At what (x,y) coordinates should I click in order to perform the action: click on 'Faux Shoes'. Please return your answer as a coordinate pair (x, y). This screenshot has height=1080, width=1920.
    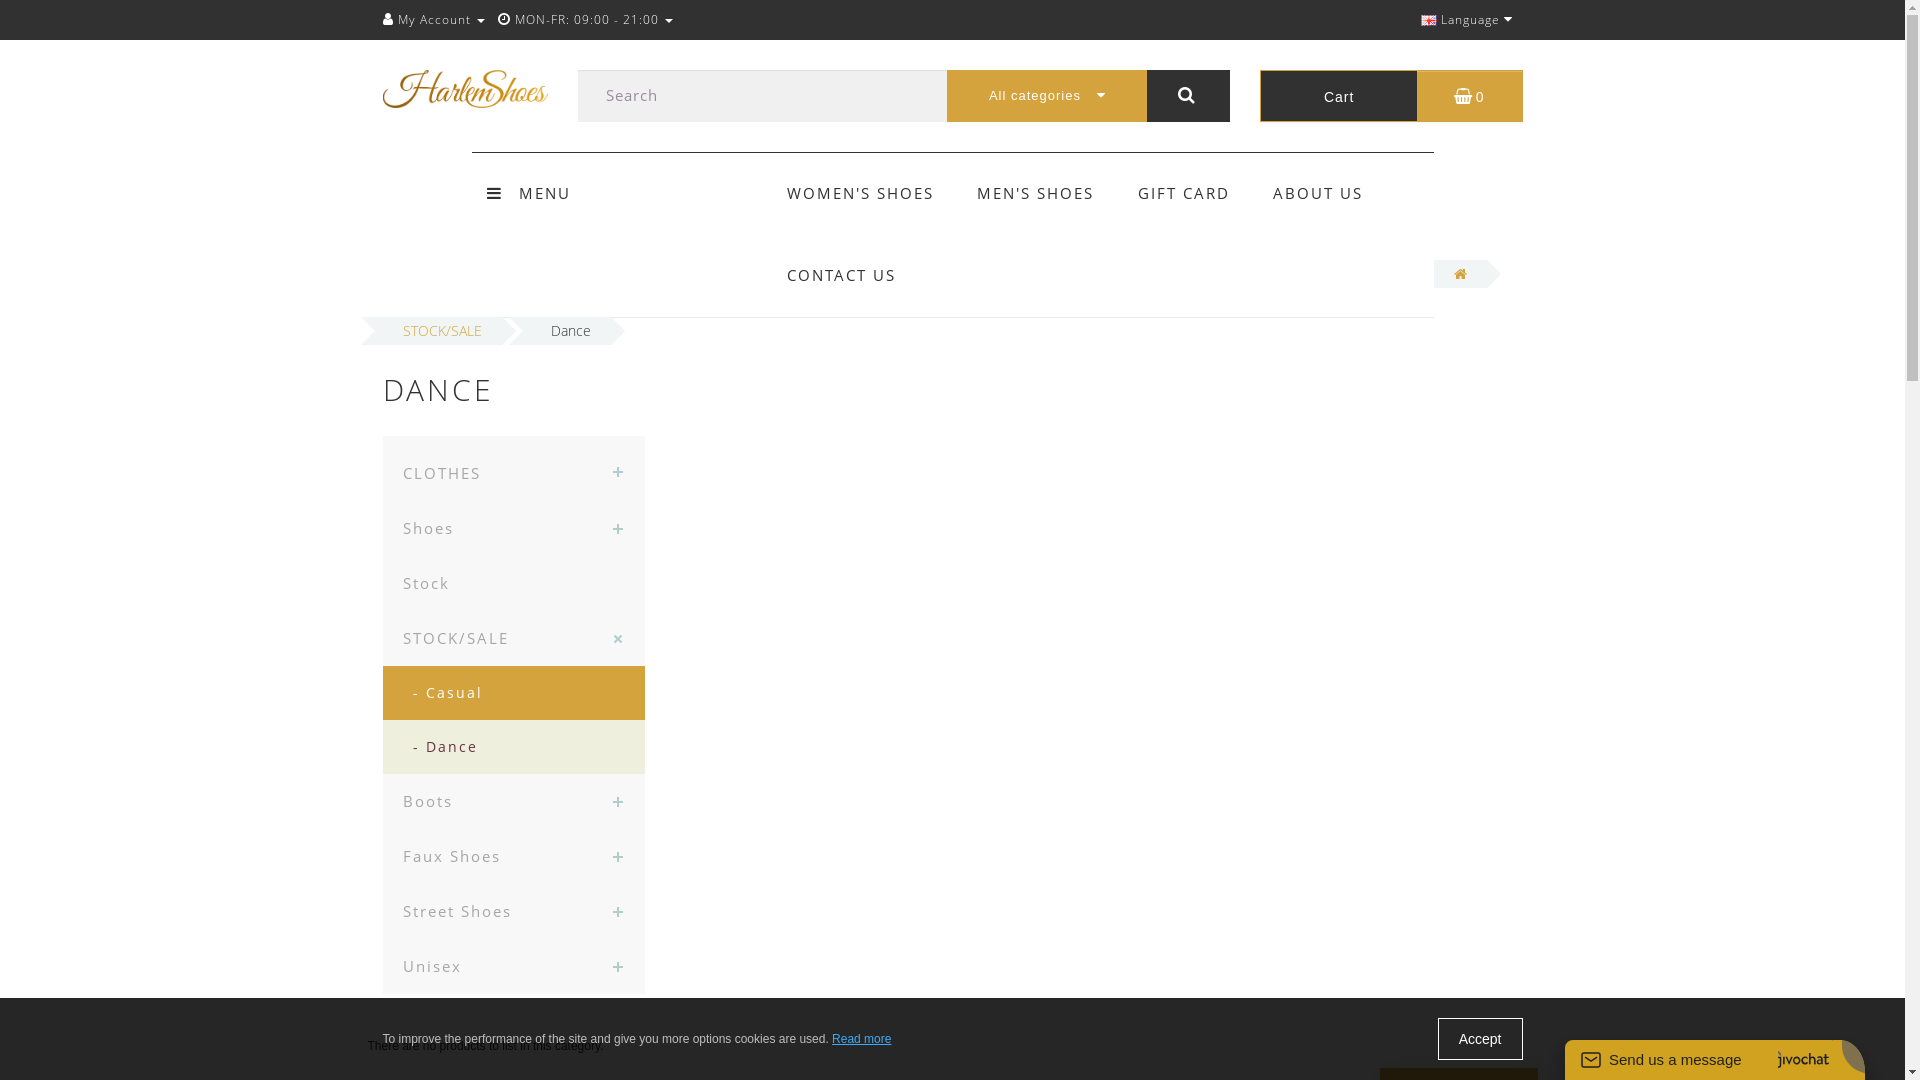
    Looking at the image, I should click on (513, 855).